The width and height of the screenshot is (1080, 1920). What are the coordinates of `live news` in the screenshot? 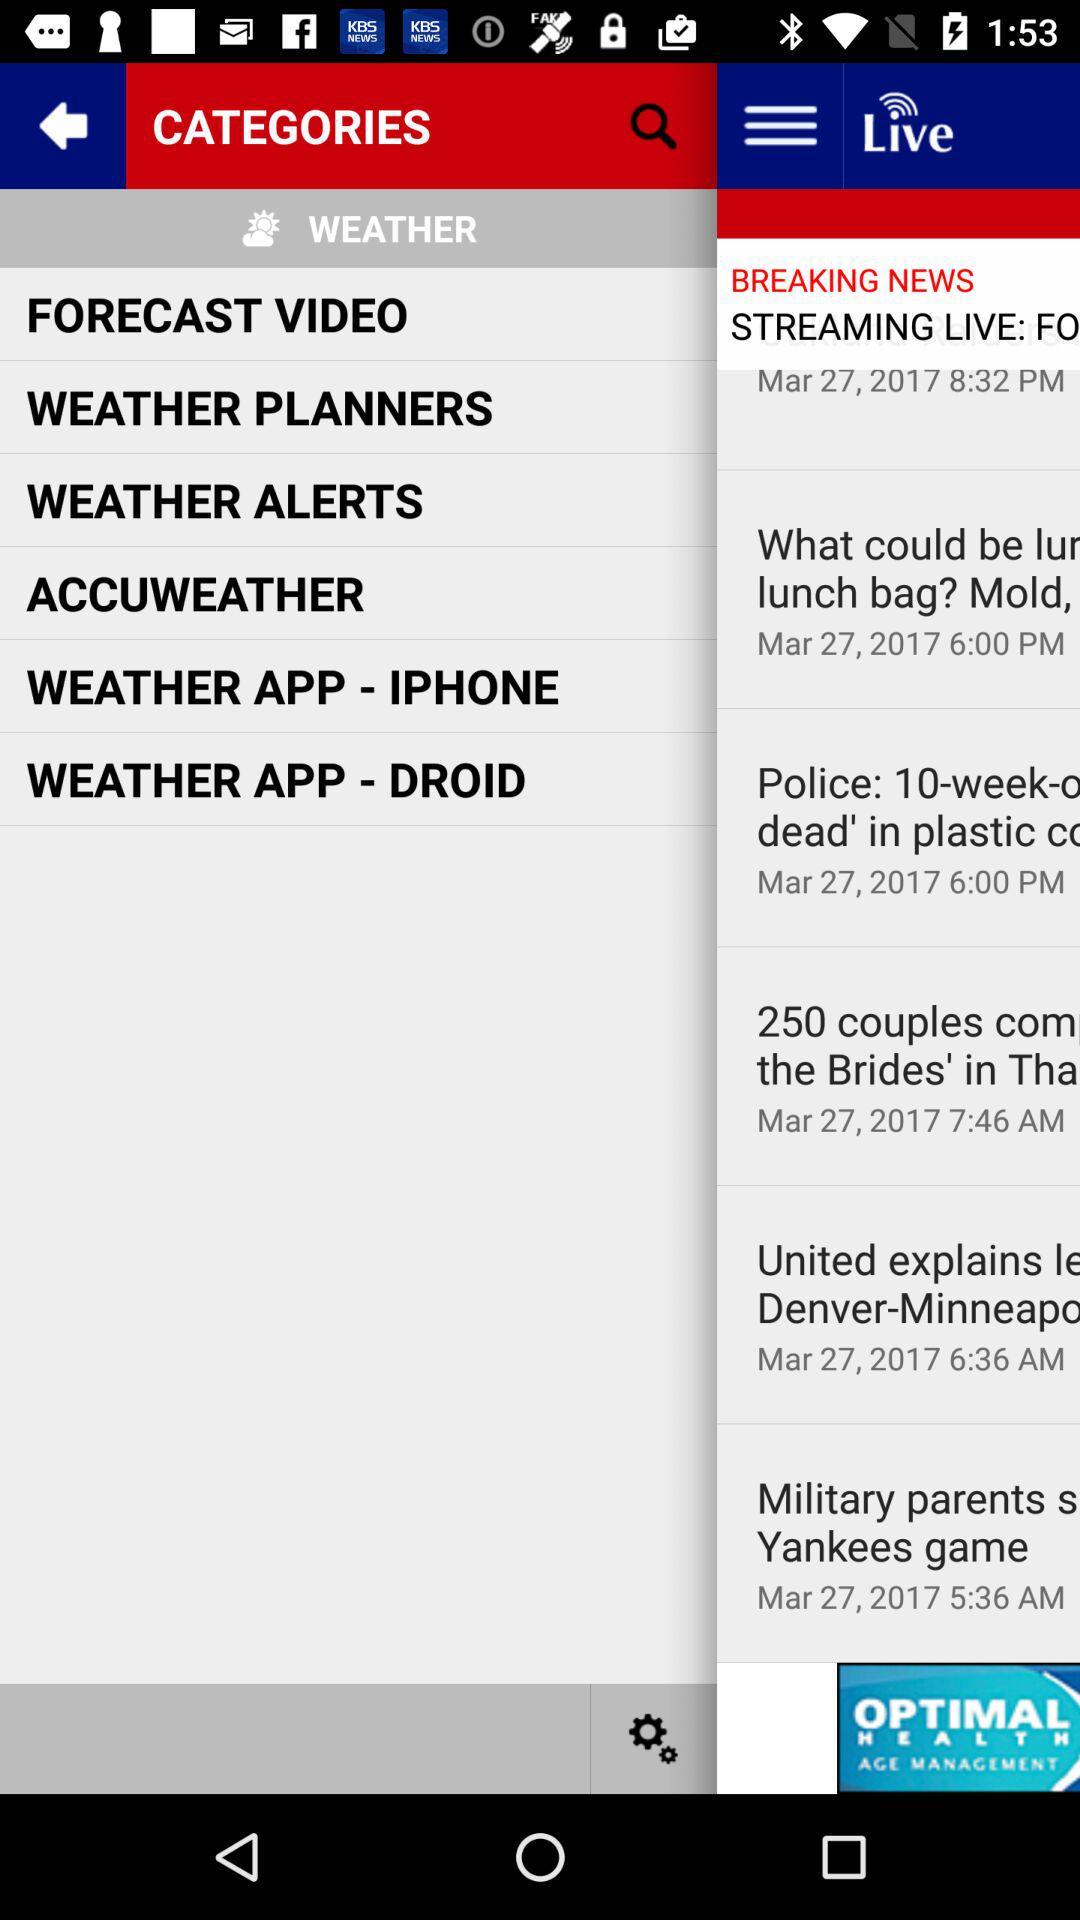 It's located at (906, 124).